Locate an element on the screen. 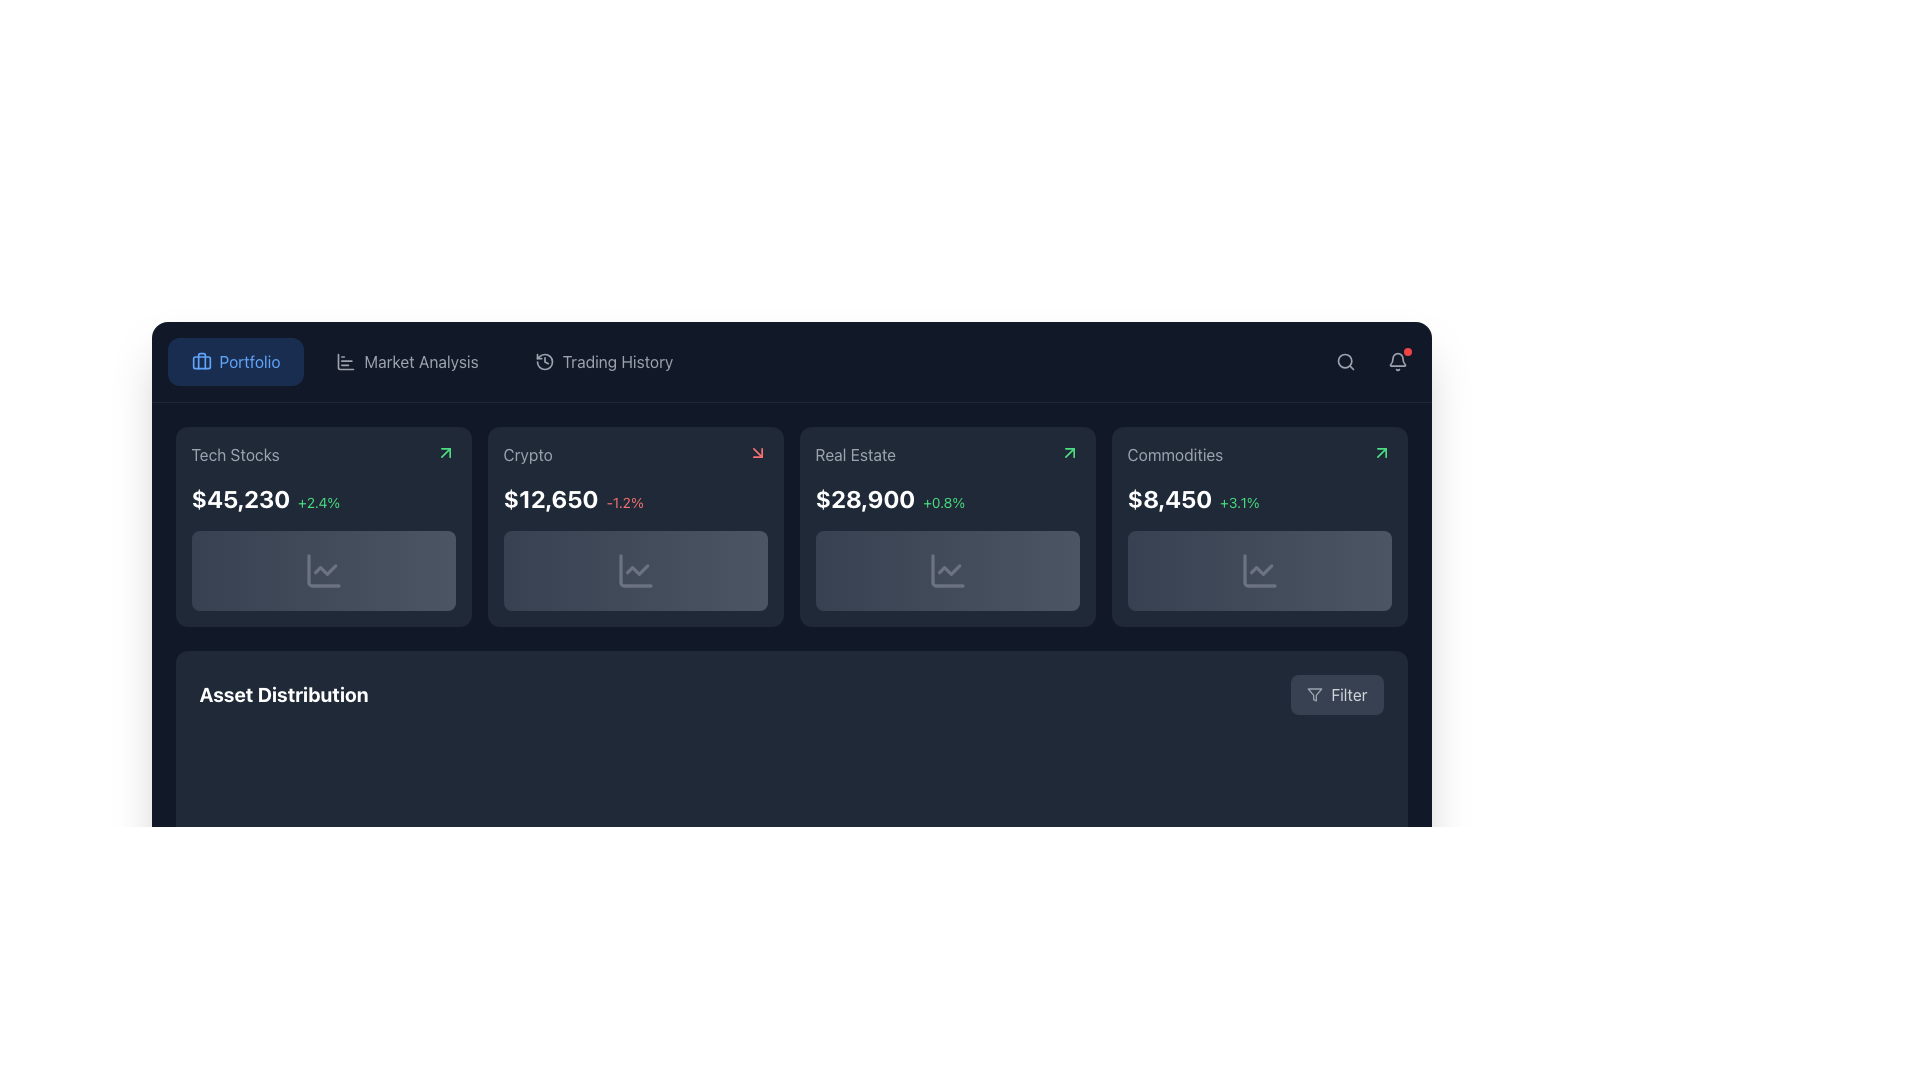  the text label displaying '+2.4%' styled in green, indicating a positive change, located within the 'Tech Stocks' card, directly to the right of the '$45,230' text is located at coordinates (318, 501).